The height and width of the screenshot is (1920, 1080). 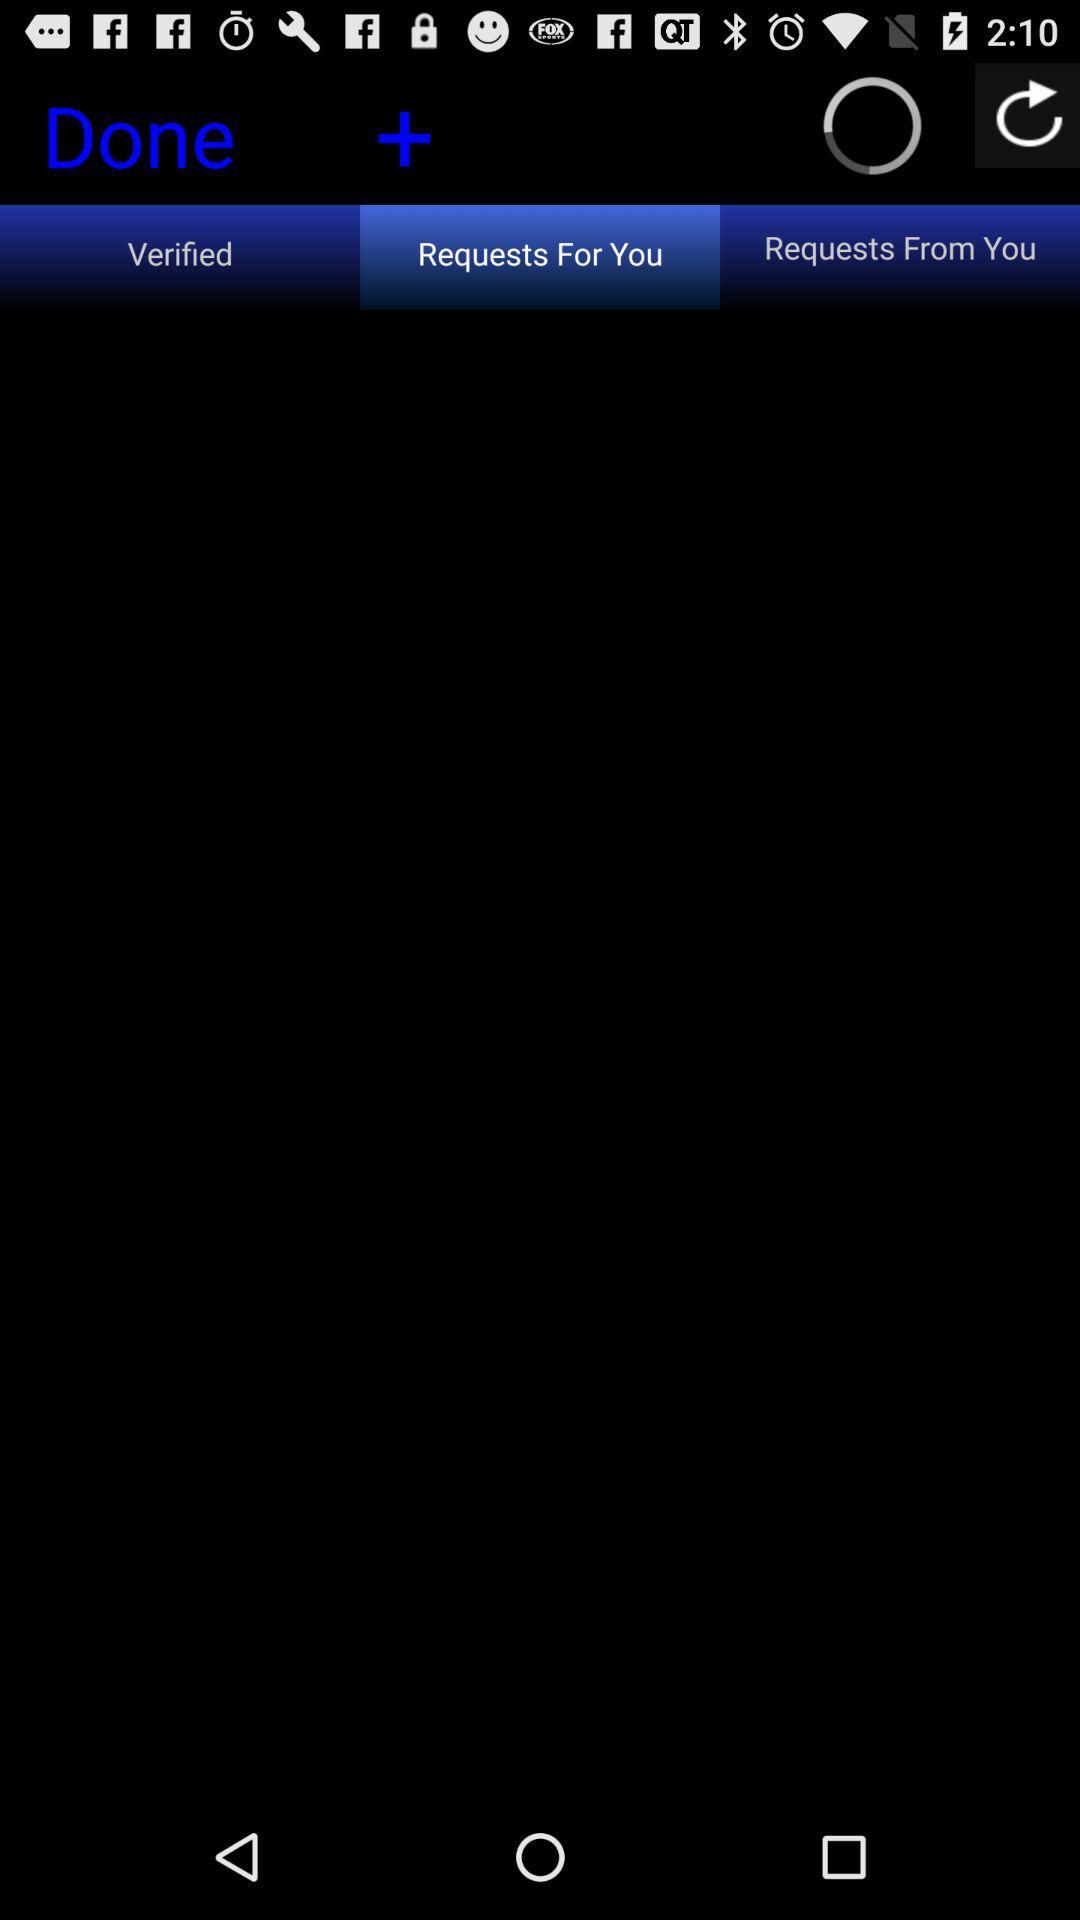 I want to click on verified item, so click(x=180, y=256).